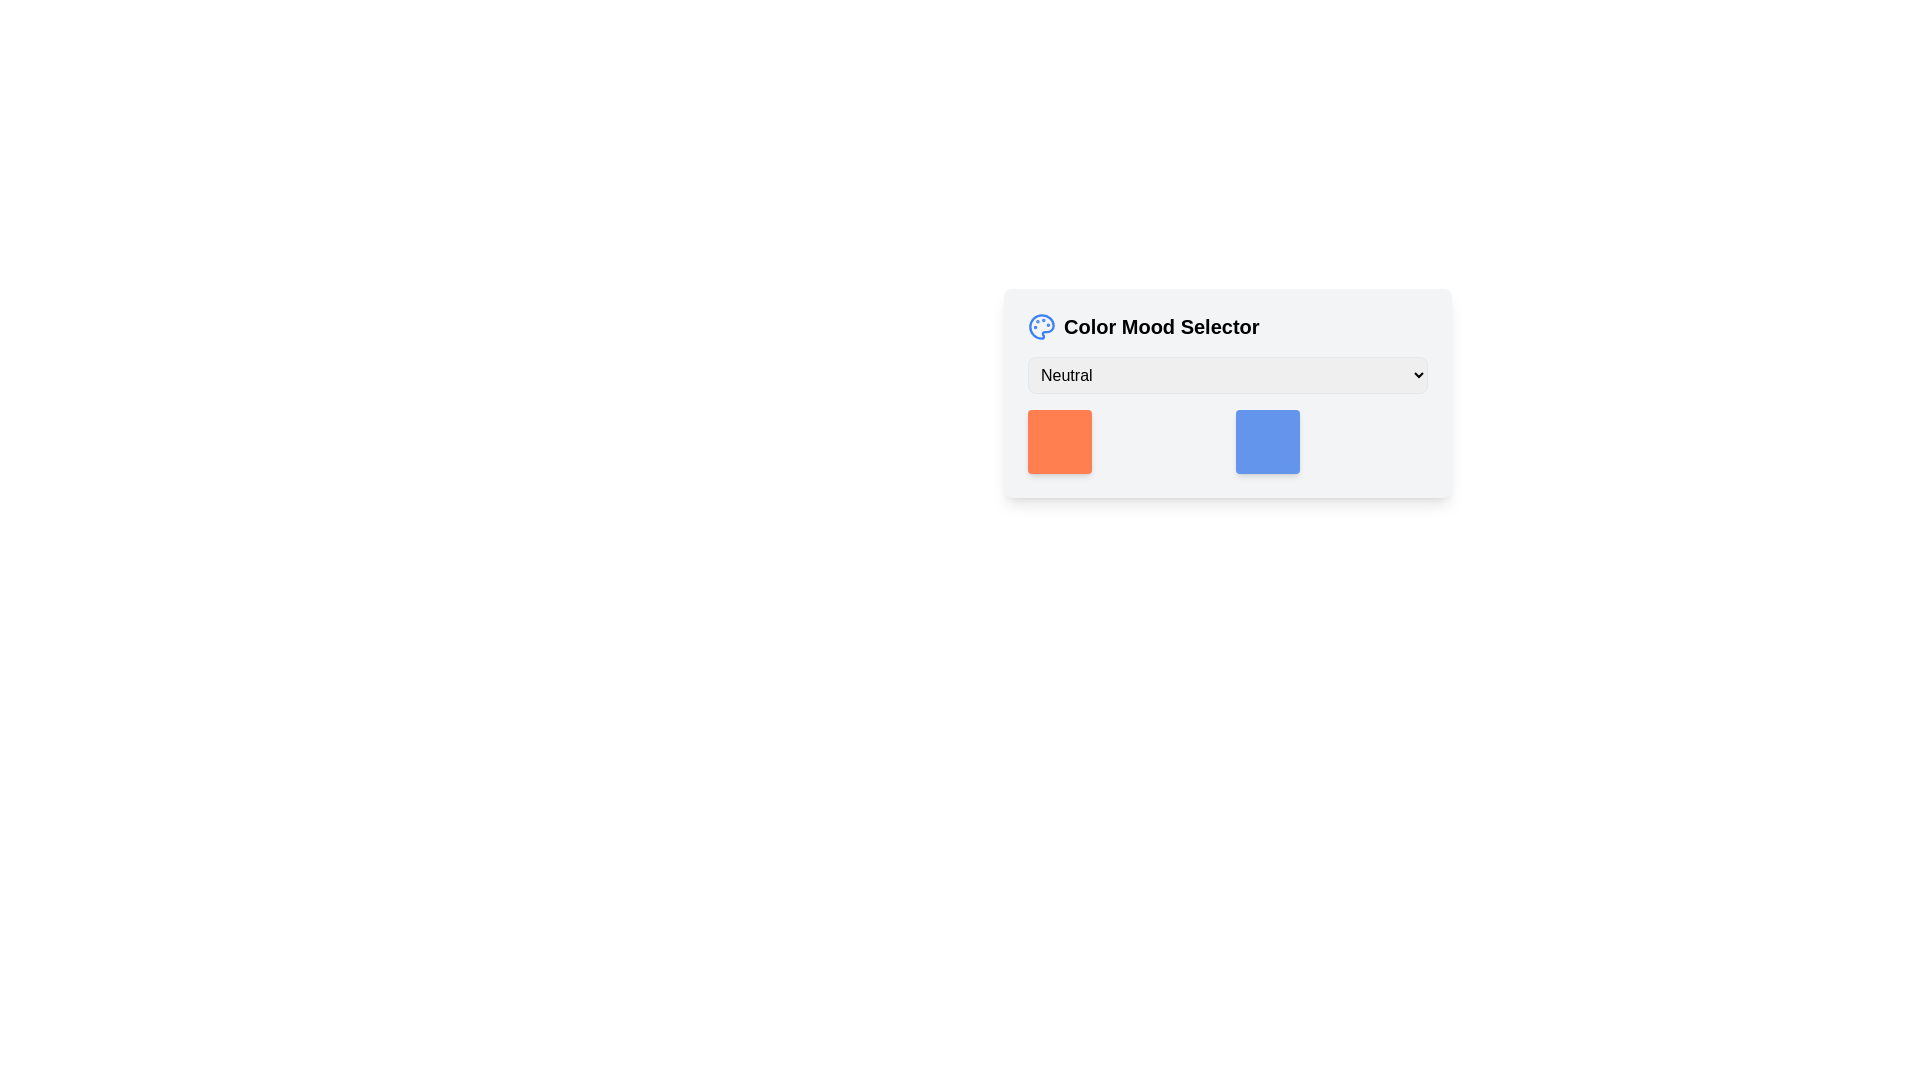 Image resolution: width=1920 pixels, height=1080 pixels. I want to click on the color mood palette icon located to the left of the 'Color Mood Selector' text by moving the cursor to its center point, so click(1040, 326).